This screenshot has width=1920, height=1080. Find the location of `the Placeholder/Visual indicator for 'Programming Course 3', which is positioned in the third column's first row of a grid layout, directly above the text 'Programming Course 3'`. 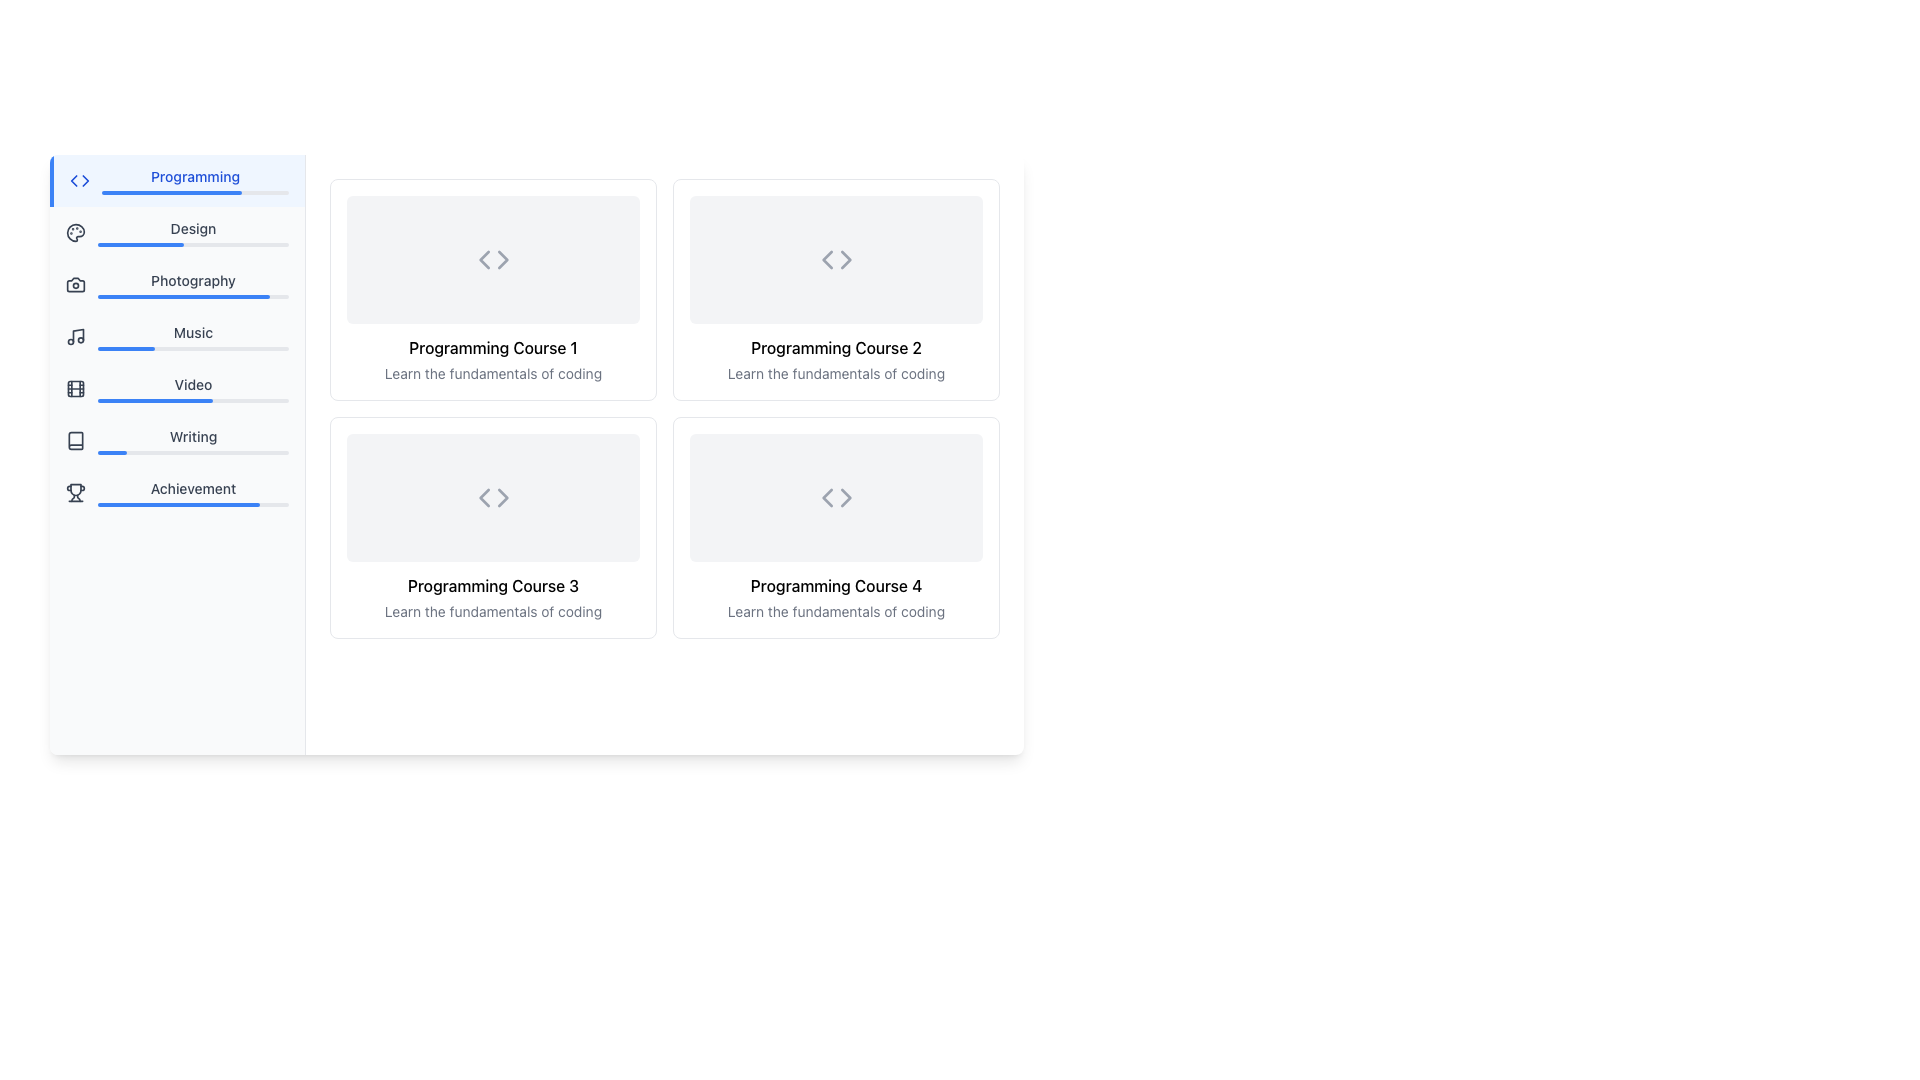

the Placeholder/Visual indicator for 'Programming Course 3', which is positioned in the third column's first row of a grid layout, directly above the text 'Programming Course 3' is located at coordinates (493, 496).